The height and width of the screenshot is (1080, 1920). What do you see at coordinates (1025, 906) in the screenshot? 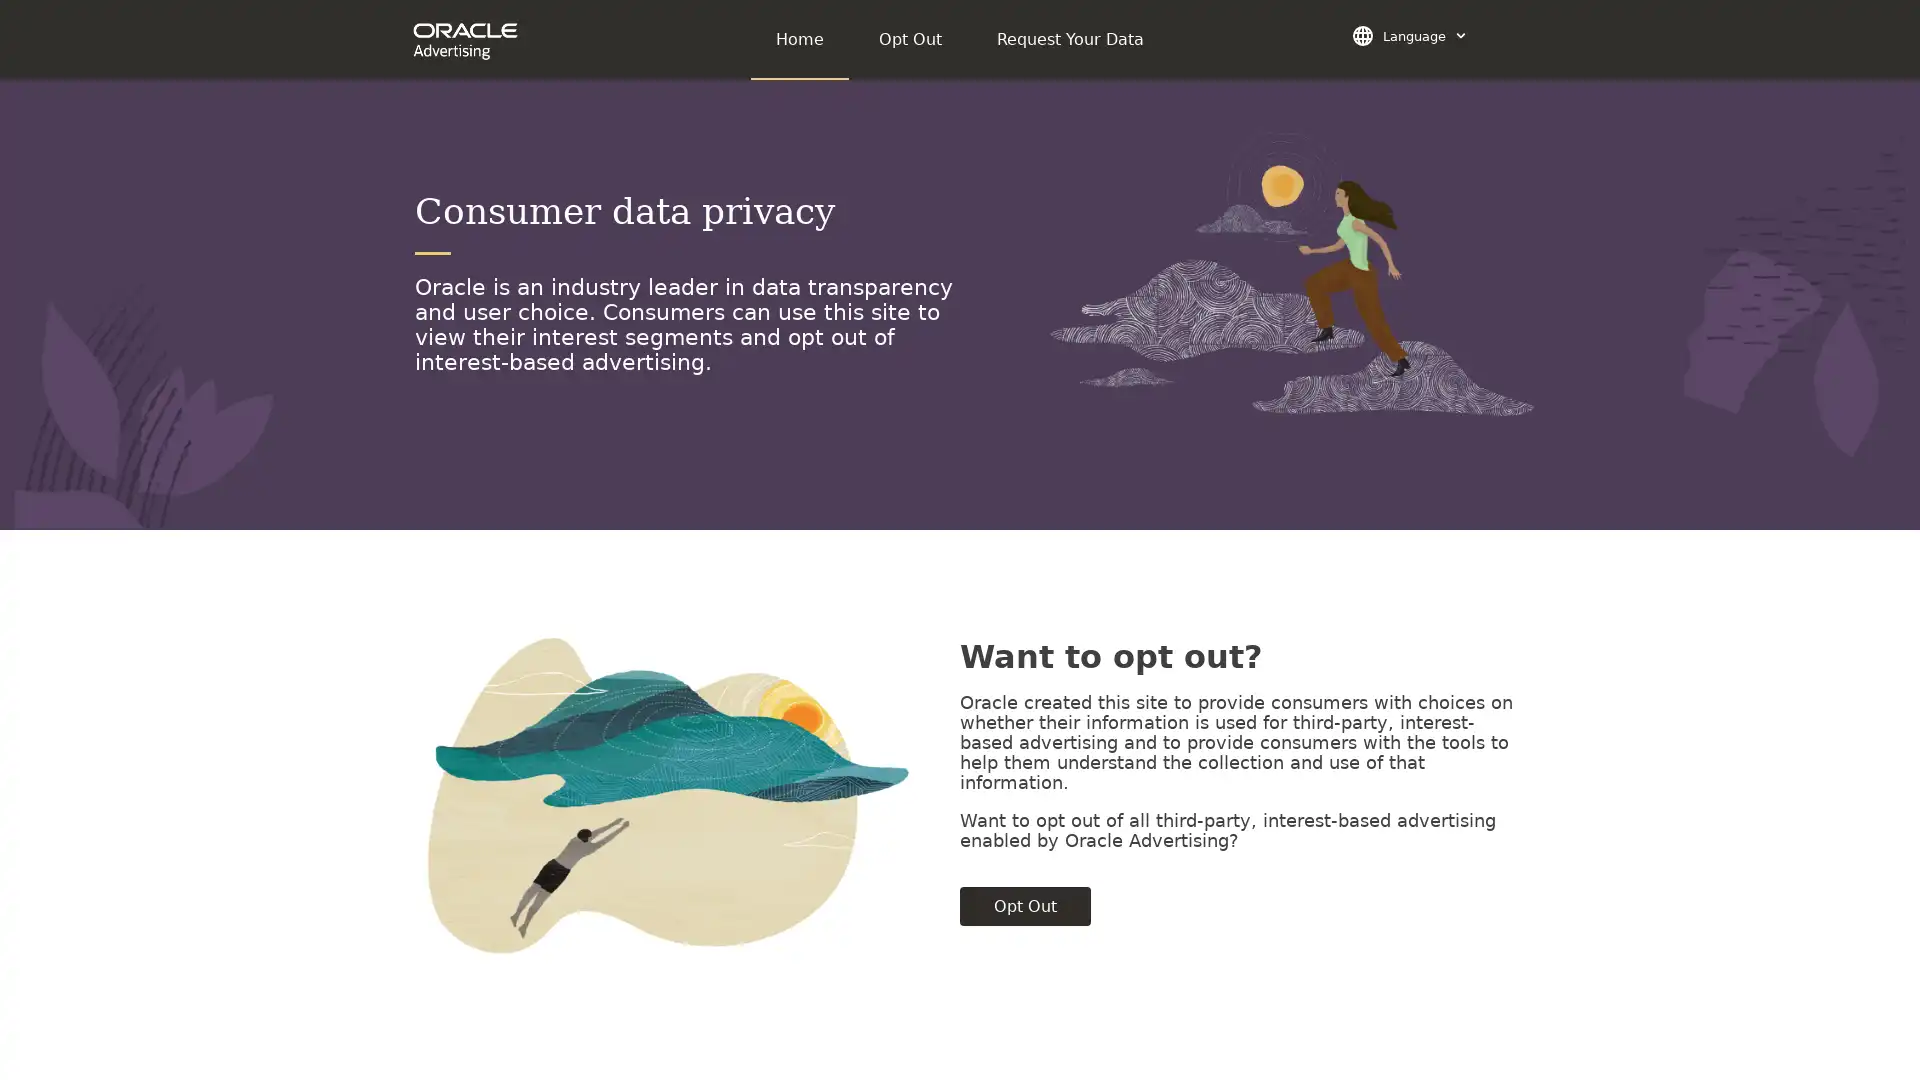
I see `Opt Out` at bounding box center [1025, 906].